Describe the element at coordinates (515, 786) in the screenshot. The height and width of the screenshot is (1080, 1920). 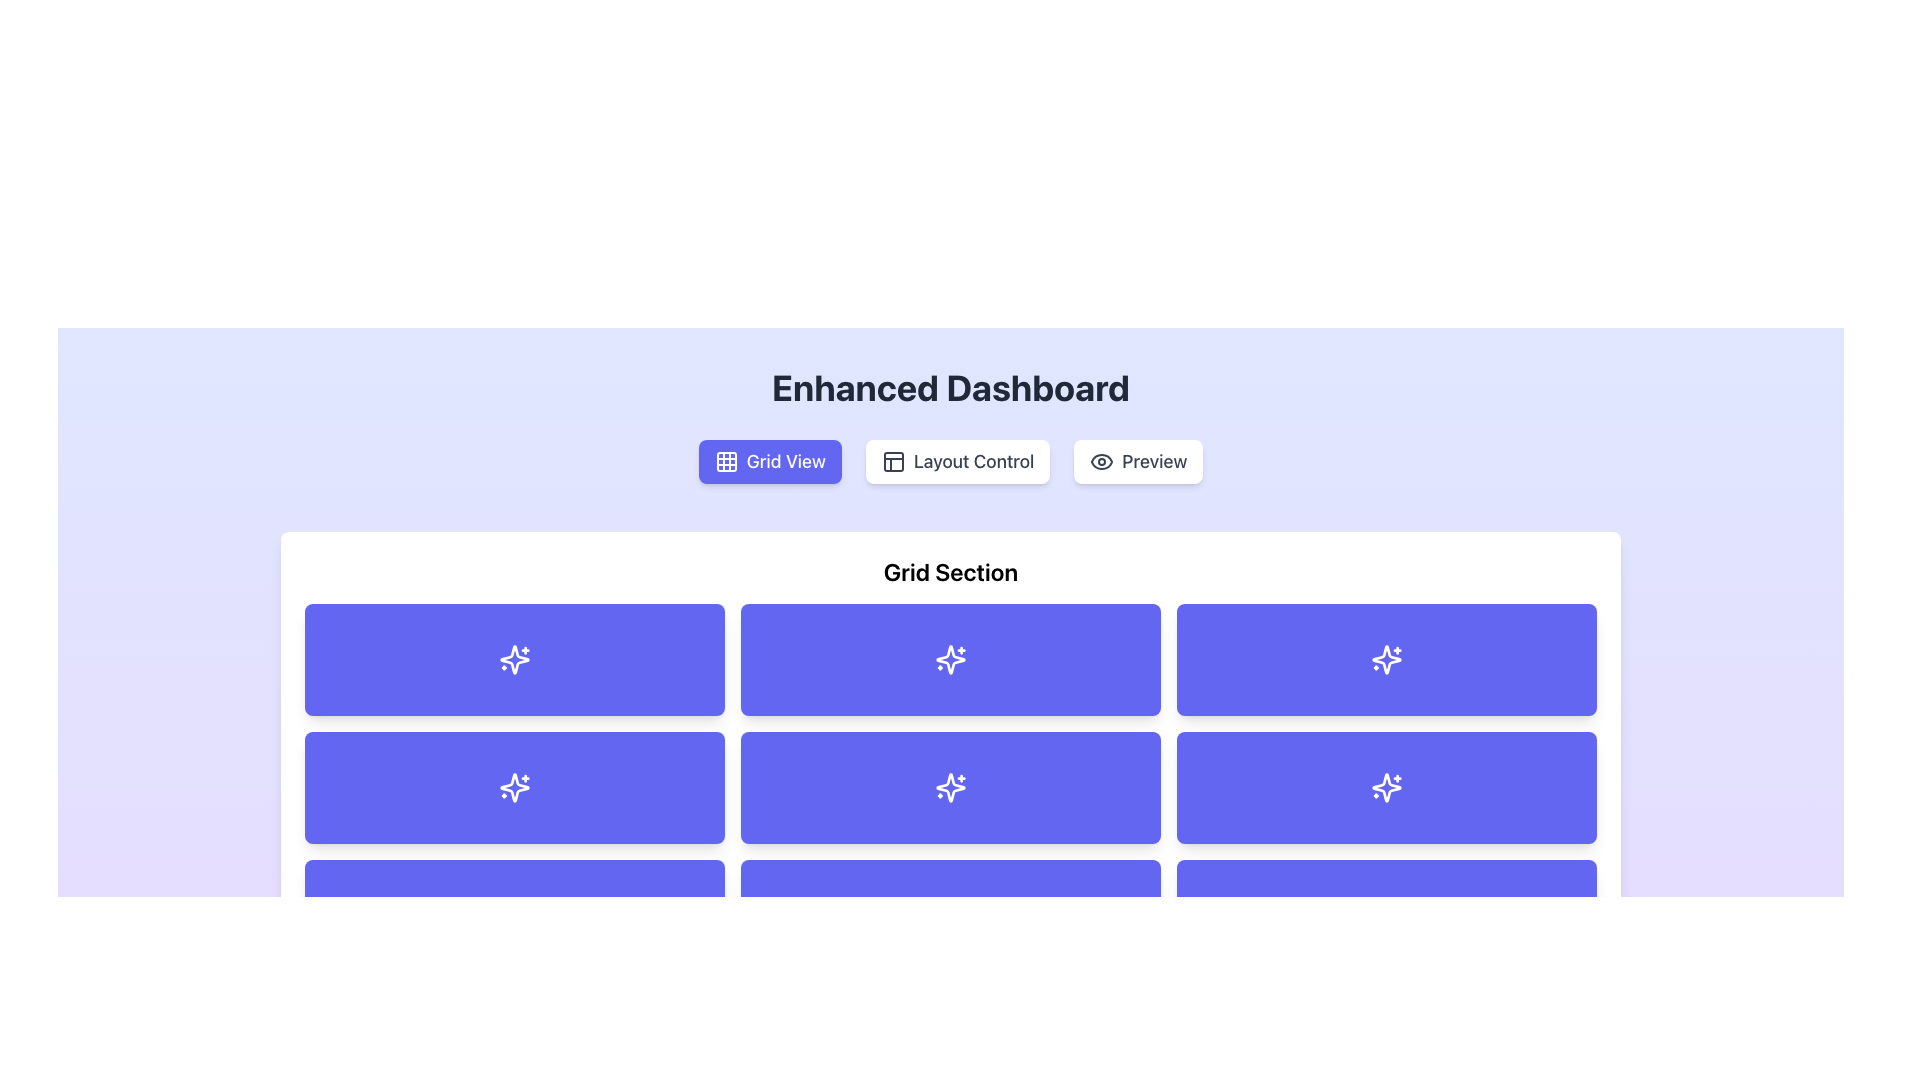
I see `the star-shaped SVG Icon with white lines on a blue background, located in the second row and second column of the 3x3 grid layout in the Enhanced Dashboard` at that location.